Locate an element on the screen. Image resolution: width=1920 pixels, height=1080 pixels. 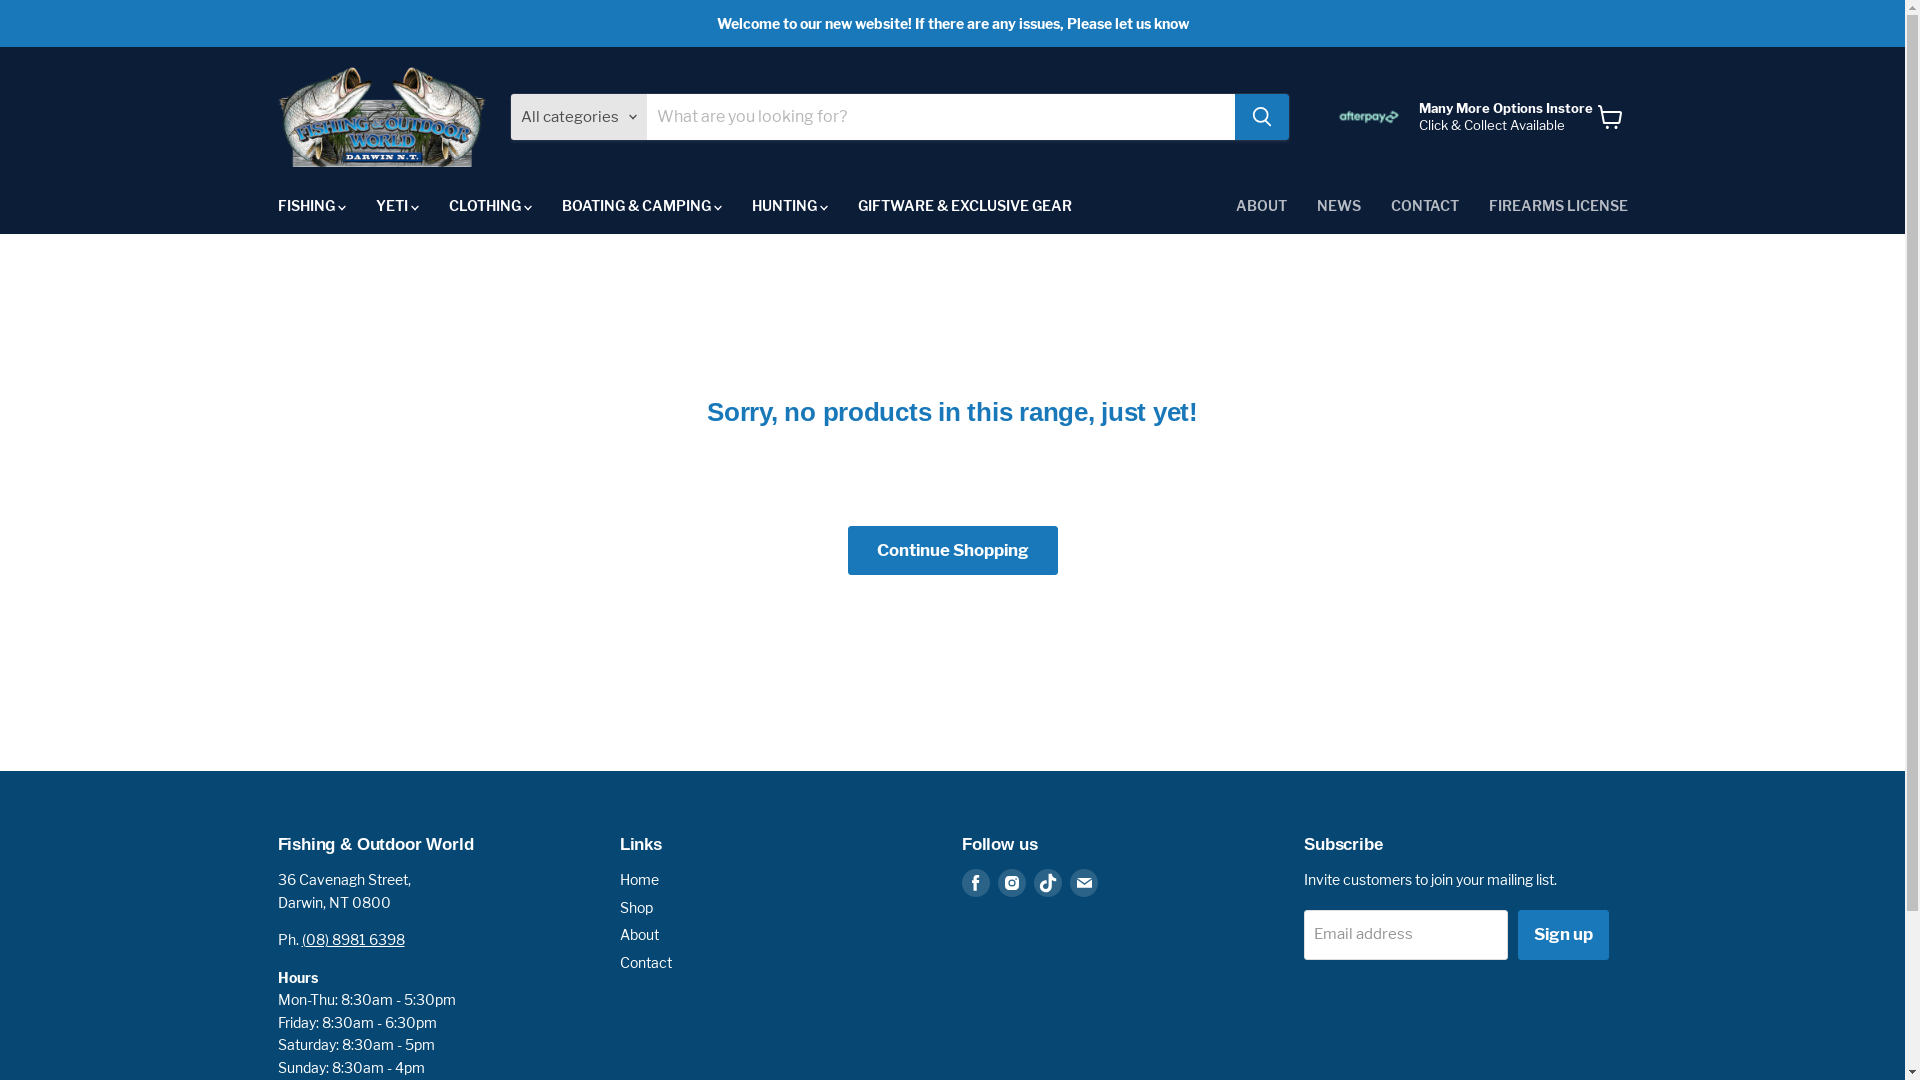
'(08) 8981 6398' is located at coordinates (353, 939).